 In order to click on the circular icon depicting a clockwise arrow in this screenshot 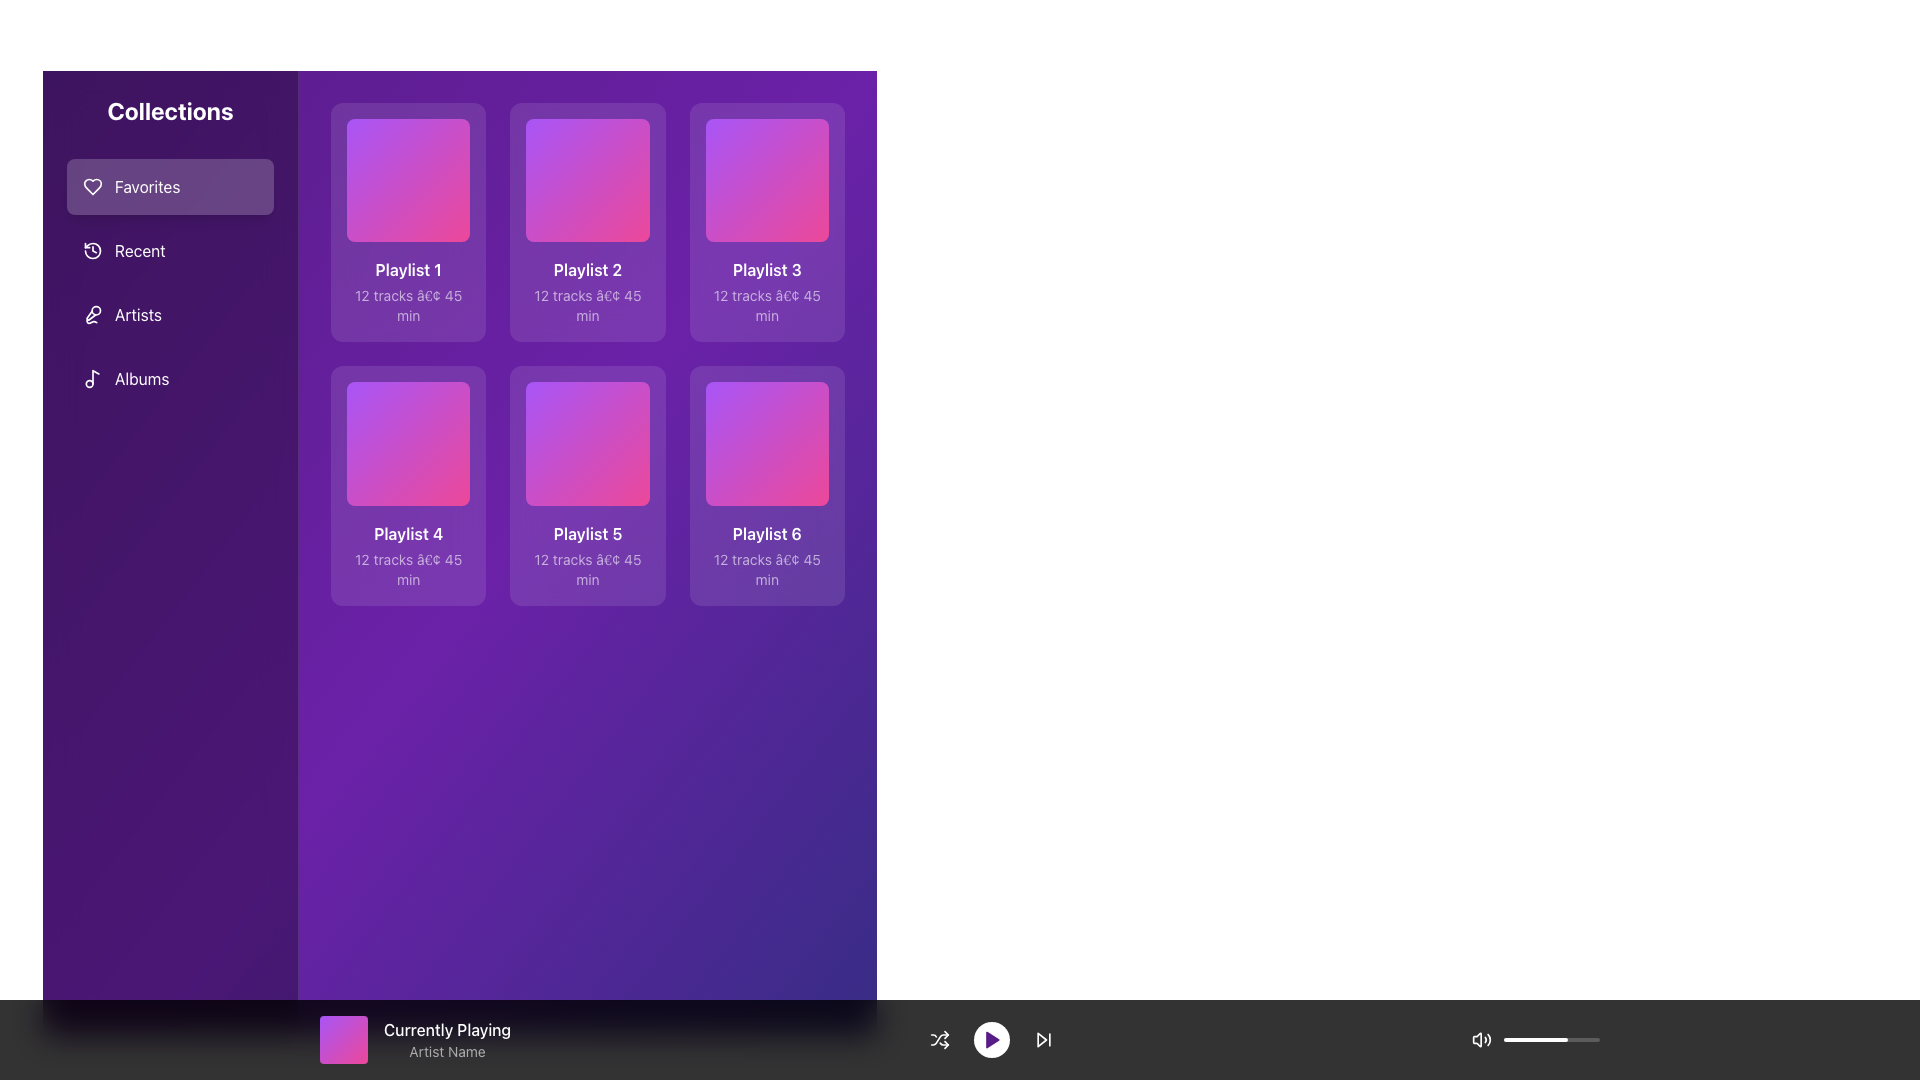, I will do `click(91, 249)`.